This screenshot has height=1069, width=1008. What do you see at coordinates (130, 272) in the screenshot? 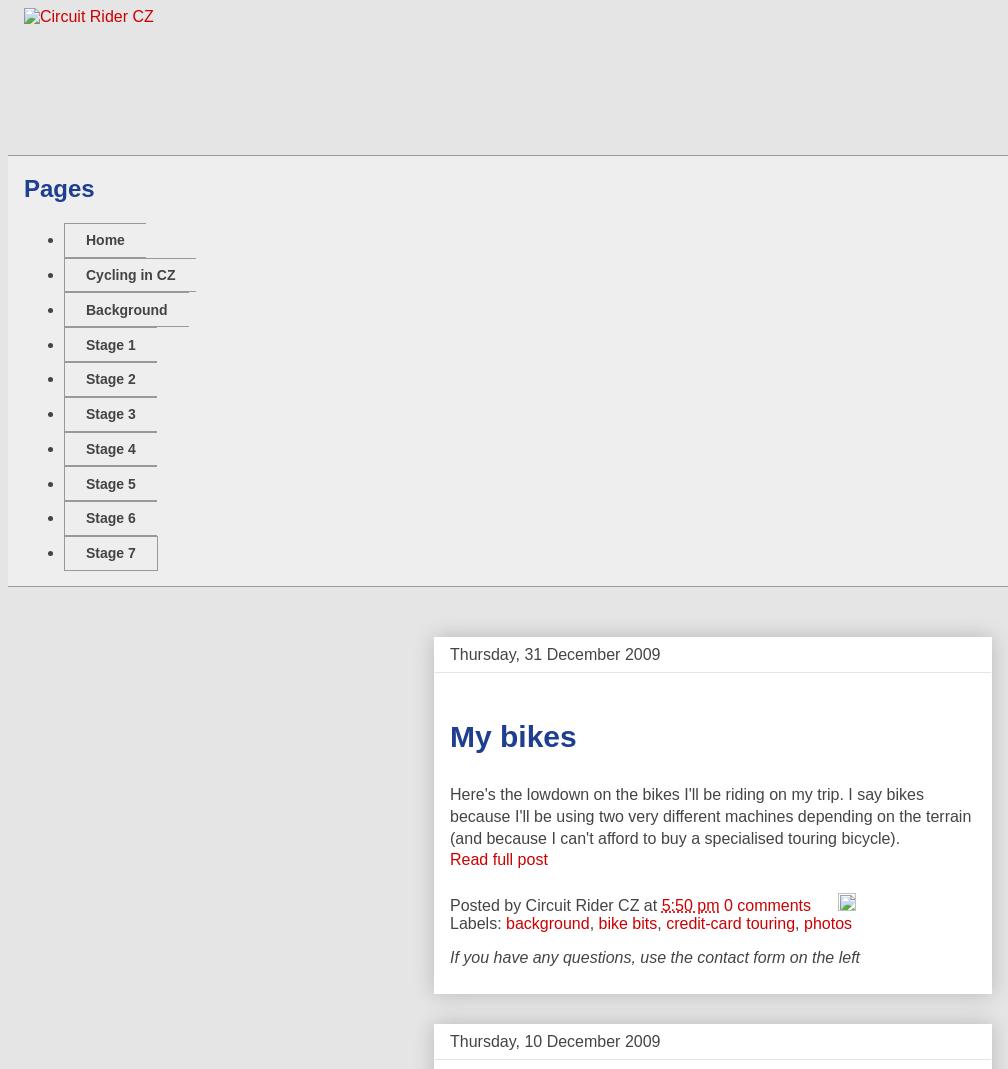
I see `'Cycling in CZ'` at bounding box center [130, 272].